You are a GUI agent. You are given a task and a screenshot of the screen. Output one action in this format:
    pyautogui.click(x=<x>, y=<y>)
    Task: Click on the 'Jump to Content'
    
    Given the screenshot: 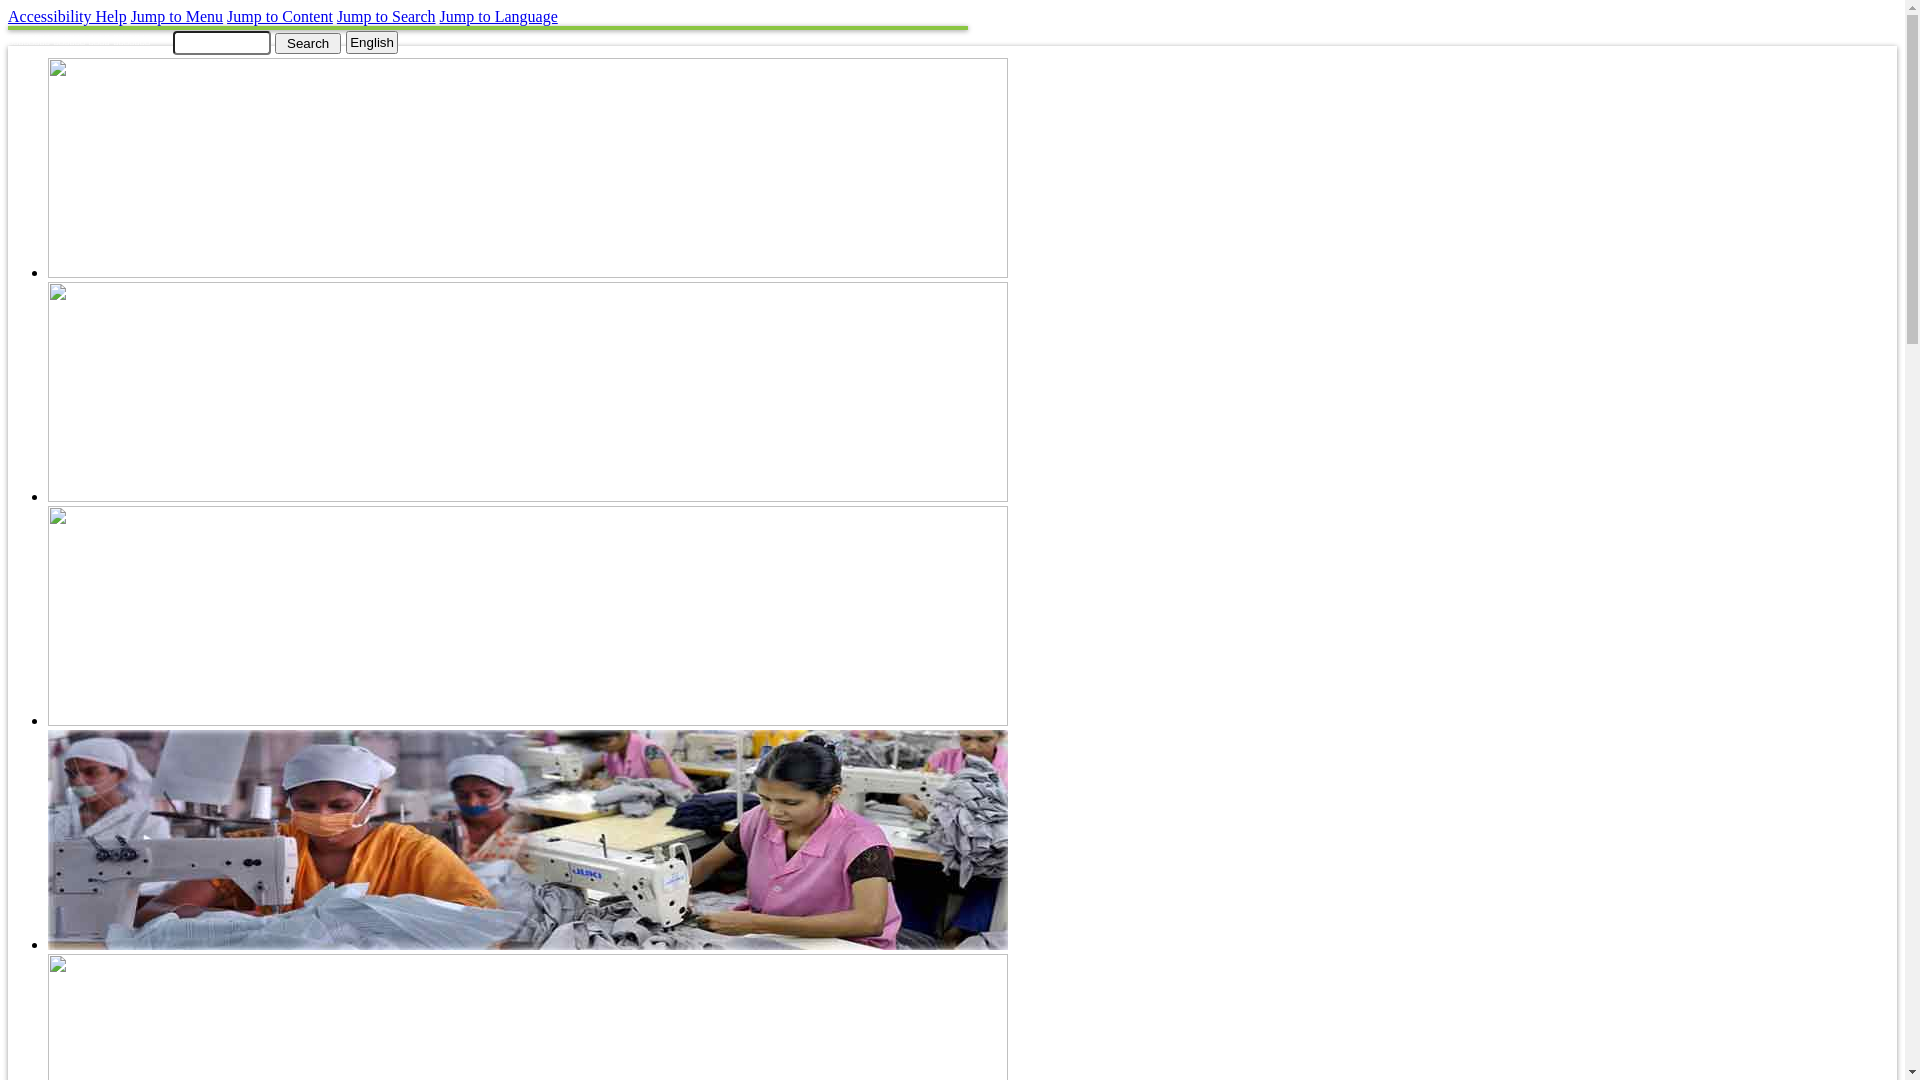 What is the action you would take?
    pyautogui.click(x=278, y=16)
    